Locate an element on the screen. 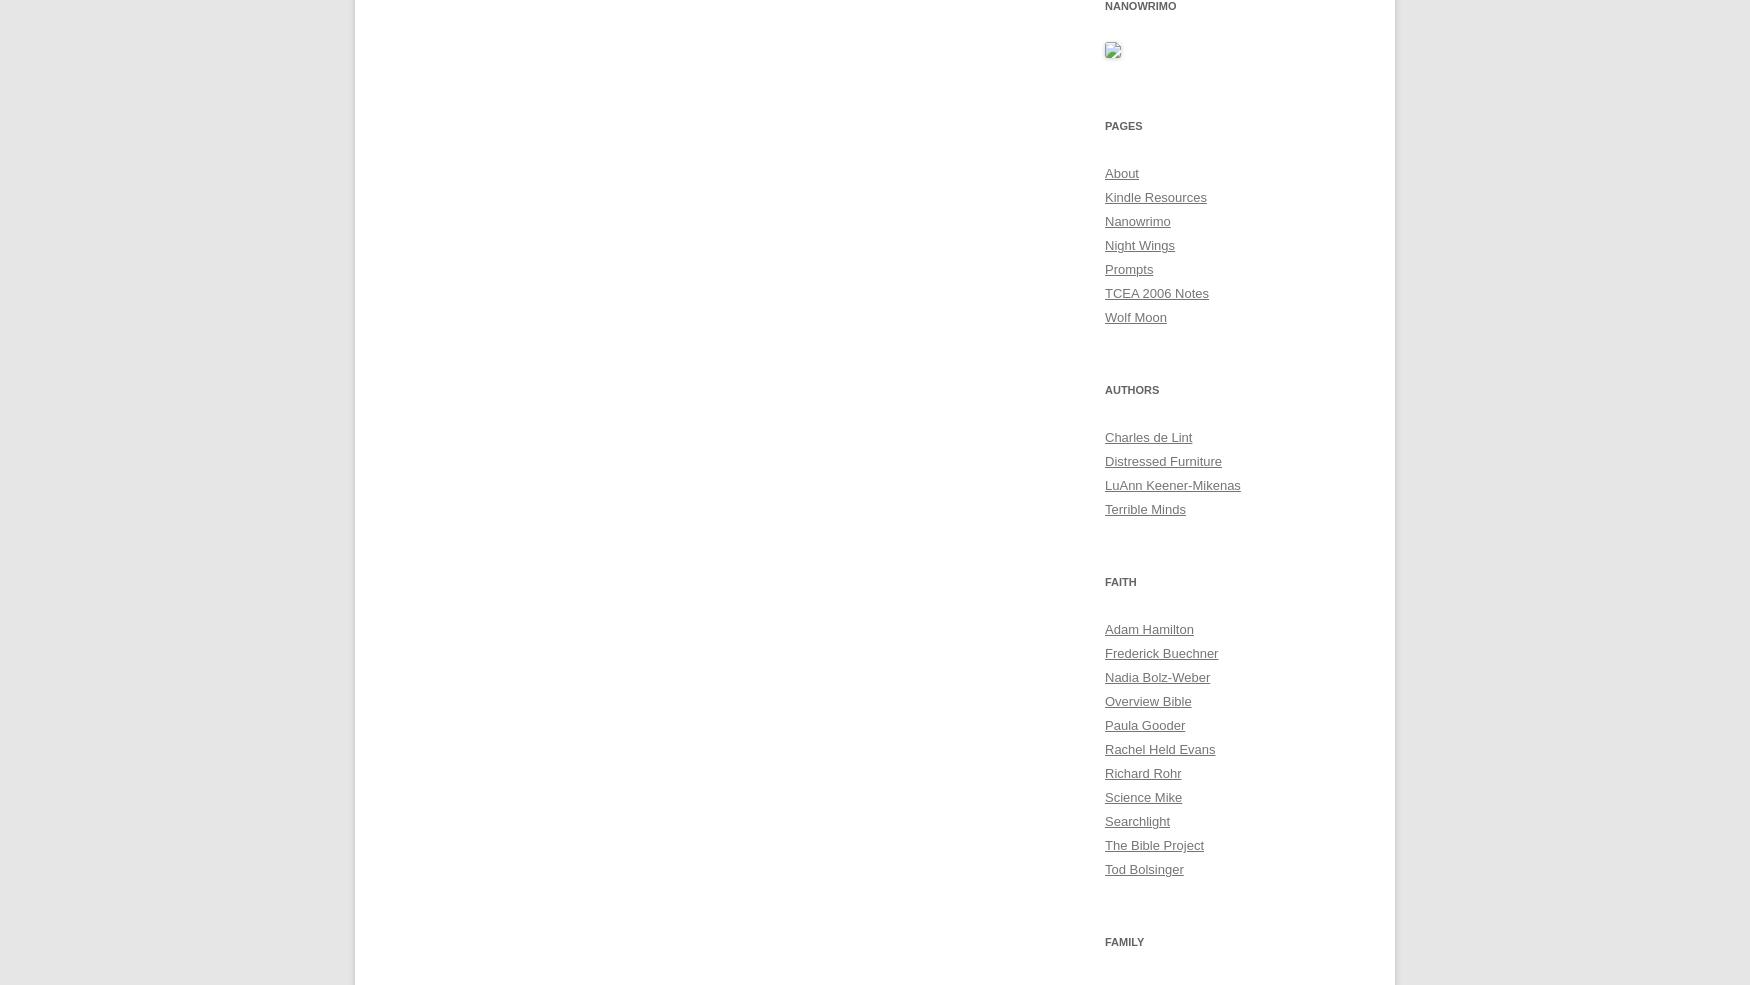 This screenshot has width=1750, height=985. 'Searchlight' is located at coordinates (1136, 820).